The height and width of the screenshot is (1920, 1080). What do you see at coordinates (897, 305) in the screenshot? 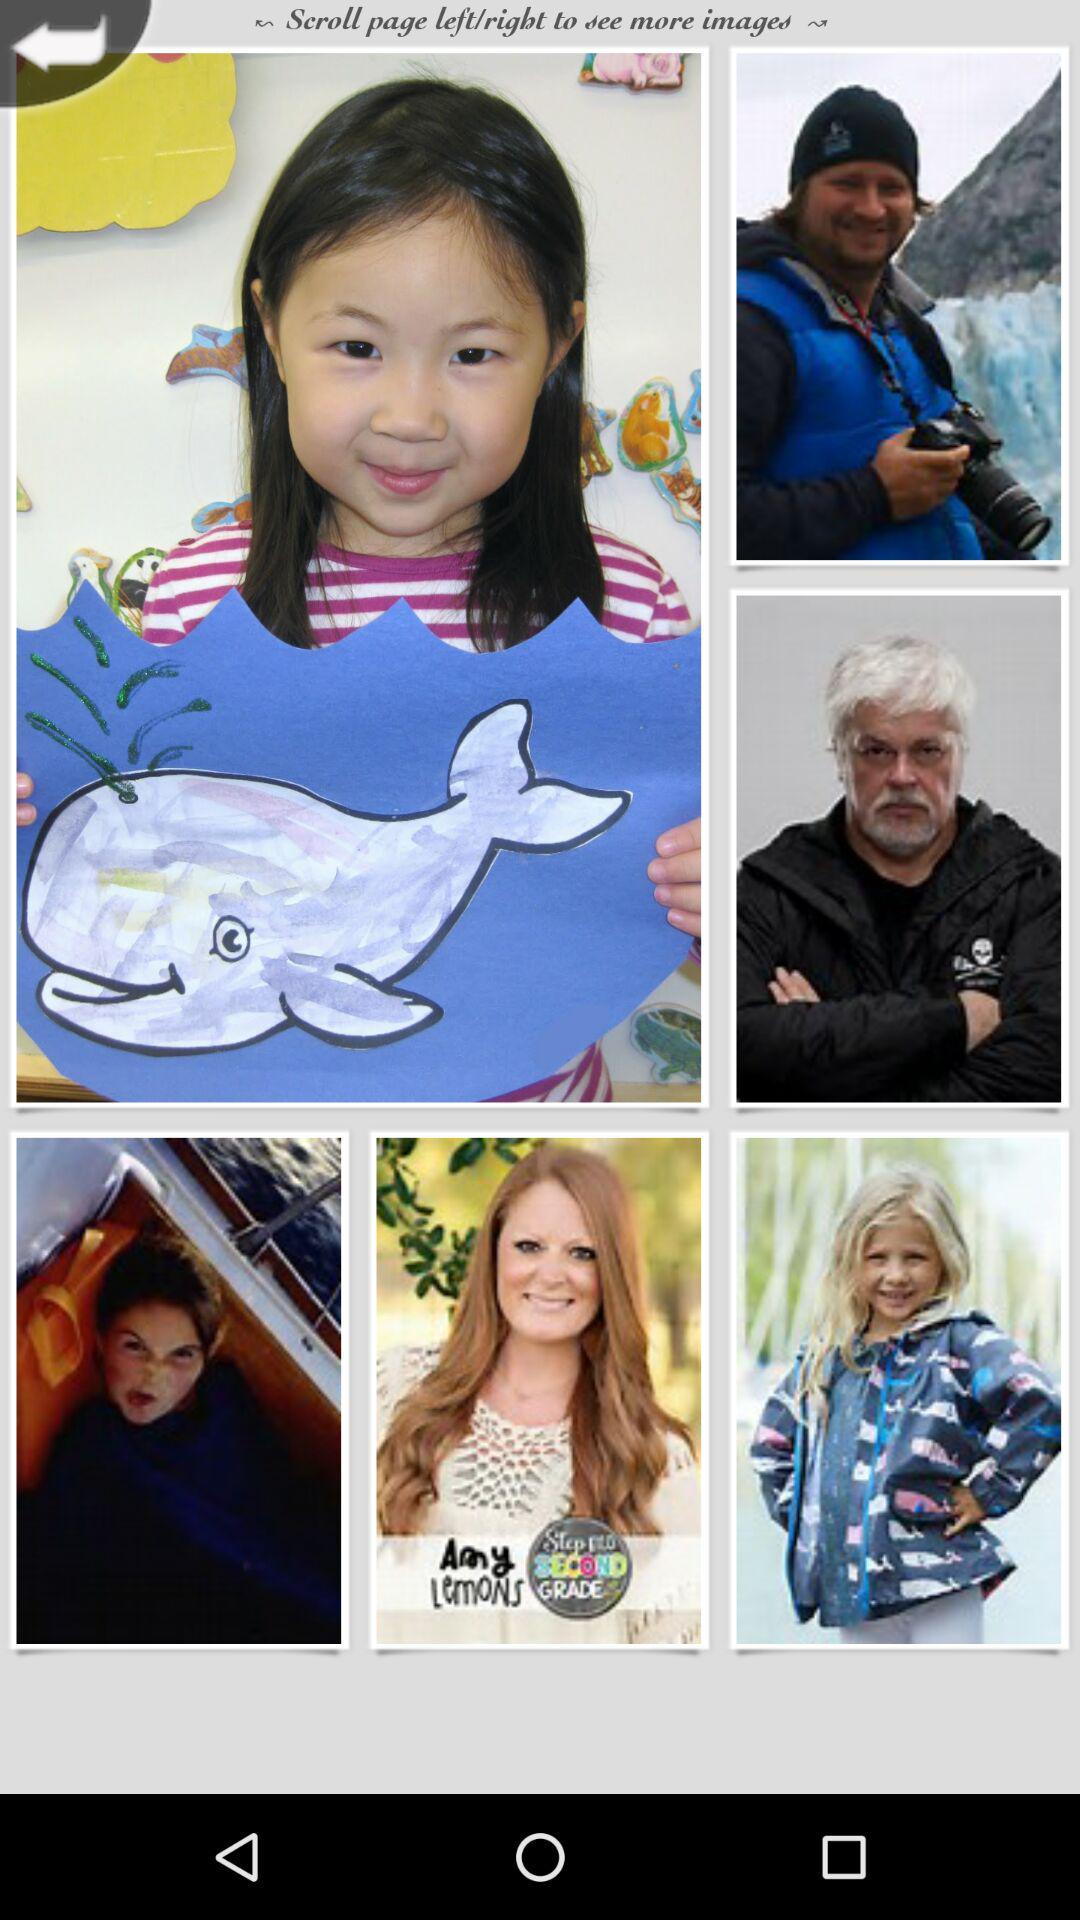
I see `person` at bounding box center [897, 305].